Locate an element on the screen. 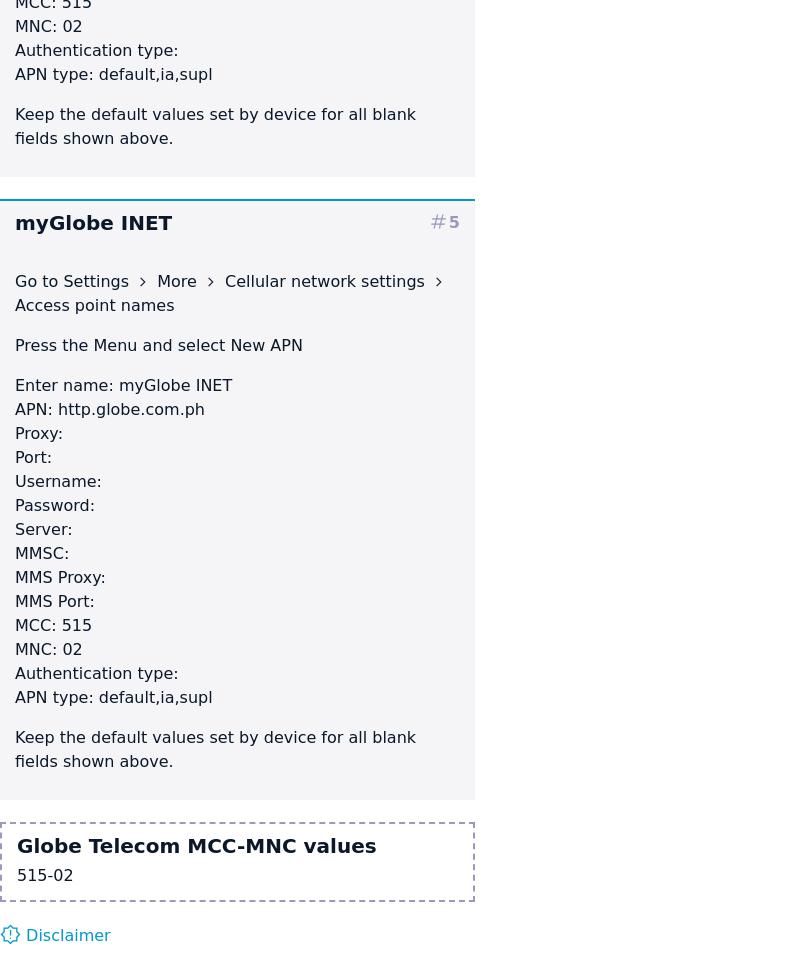 This screenshot has width=800, height=967. 'MCC:' is located at coordinates (34, 625).